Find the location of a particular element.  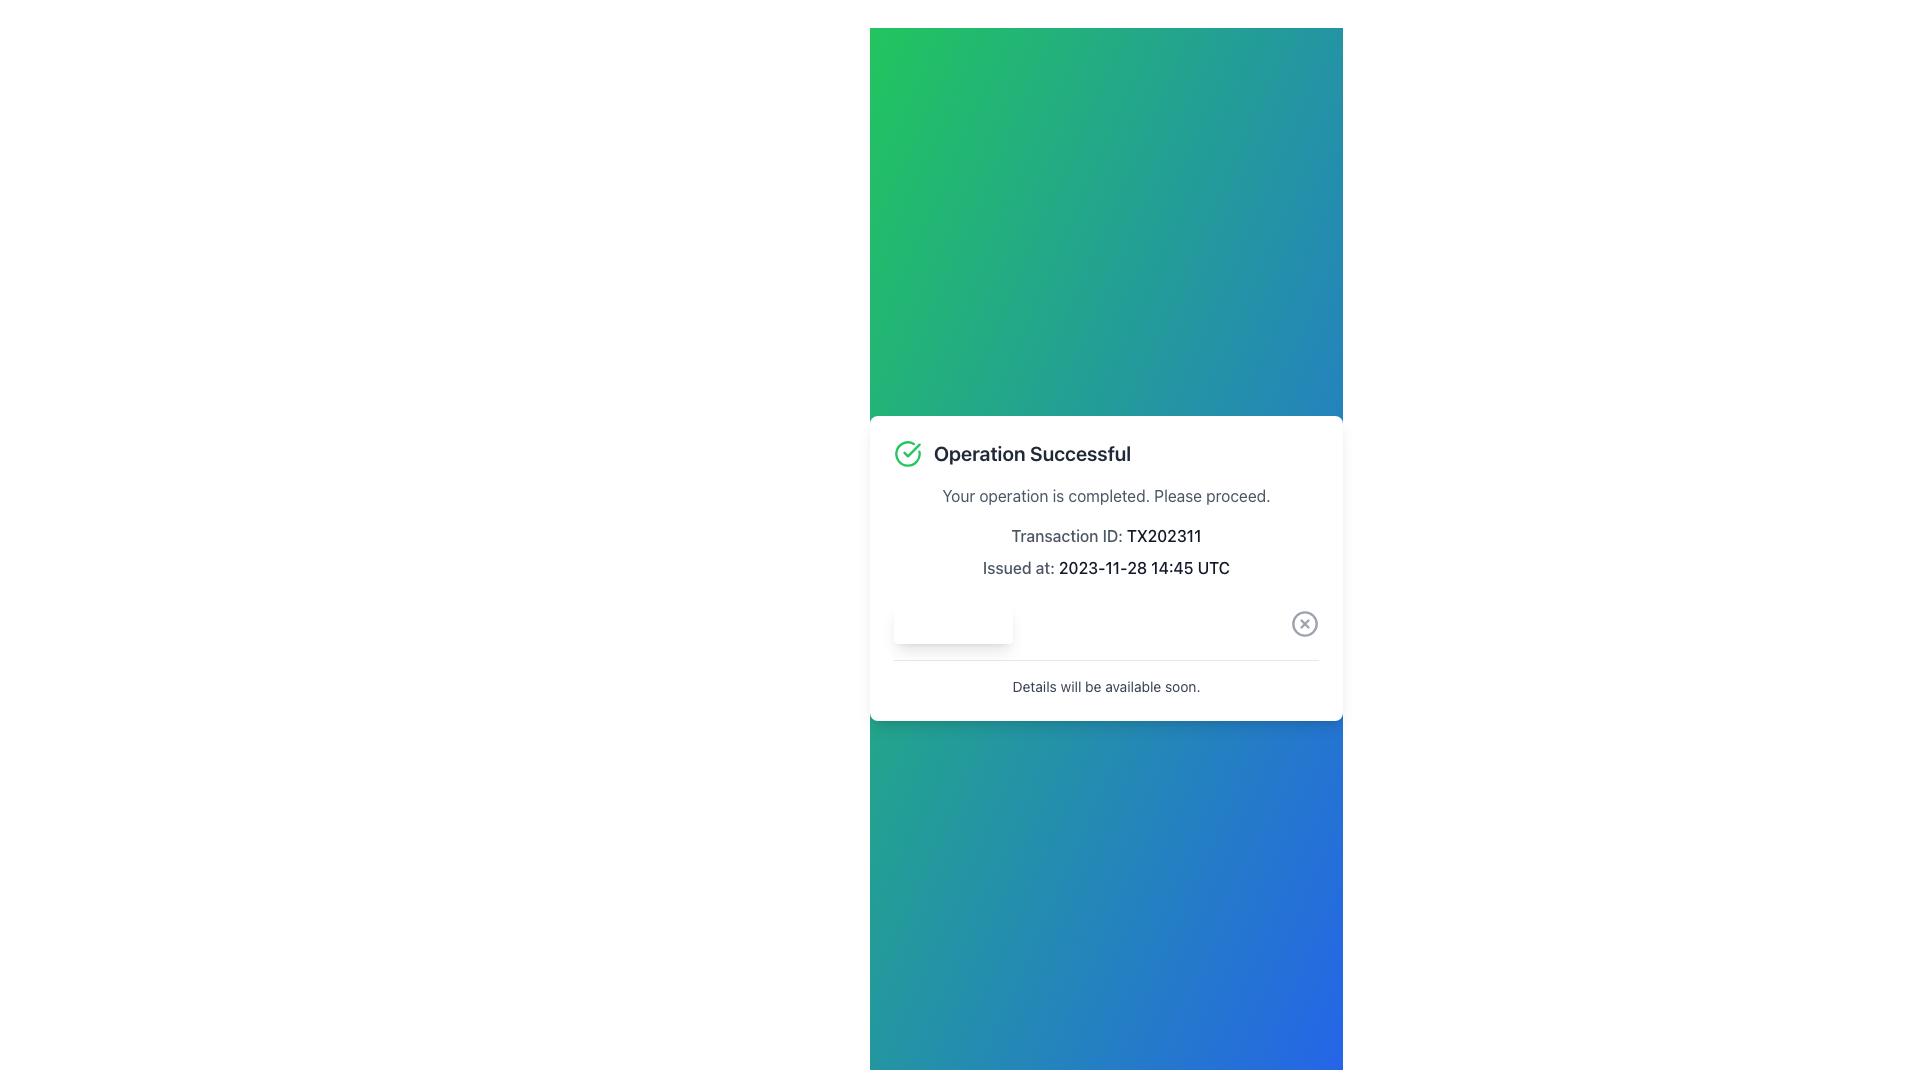

the circular green checkmark icon indicating success, located to the left of the text 'Operation Successful' is located at coordinates (906, 453).